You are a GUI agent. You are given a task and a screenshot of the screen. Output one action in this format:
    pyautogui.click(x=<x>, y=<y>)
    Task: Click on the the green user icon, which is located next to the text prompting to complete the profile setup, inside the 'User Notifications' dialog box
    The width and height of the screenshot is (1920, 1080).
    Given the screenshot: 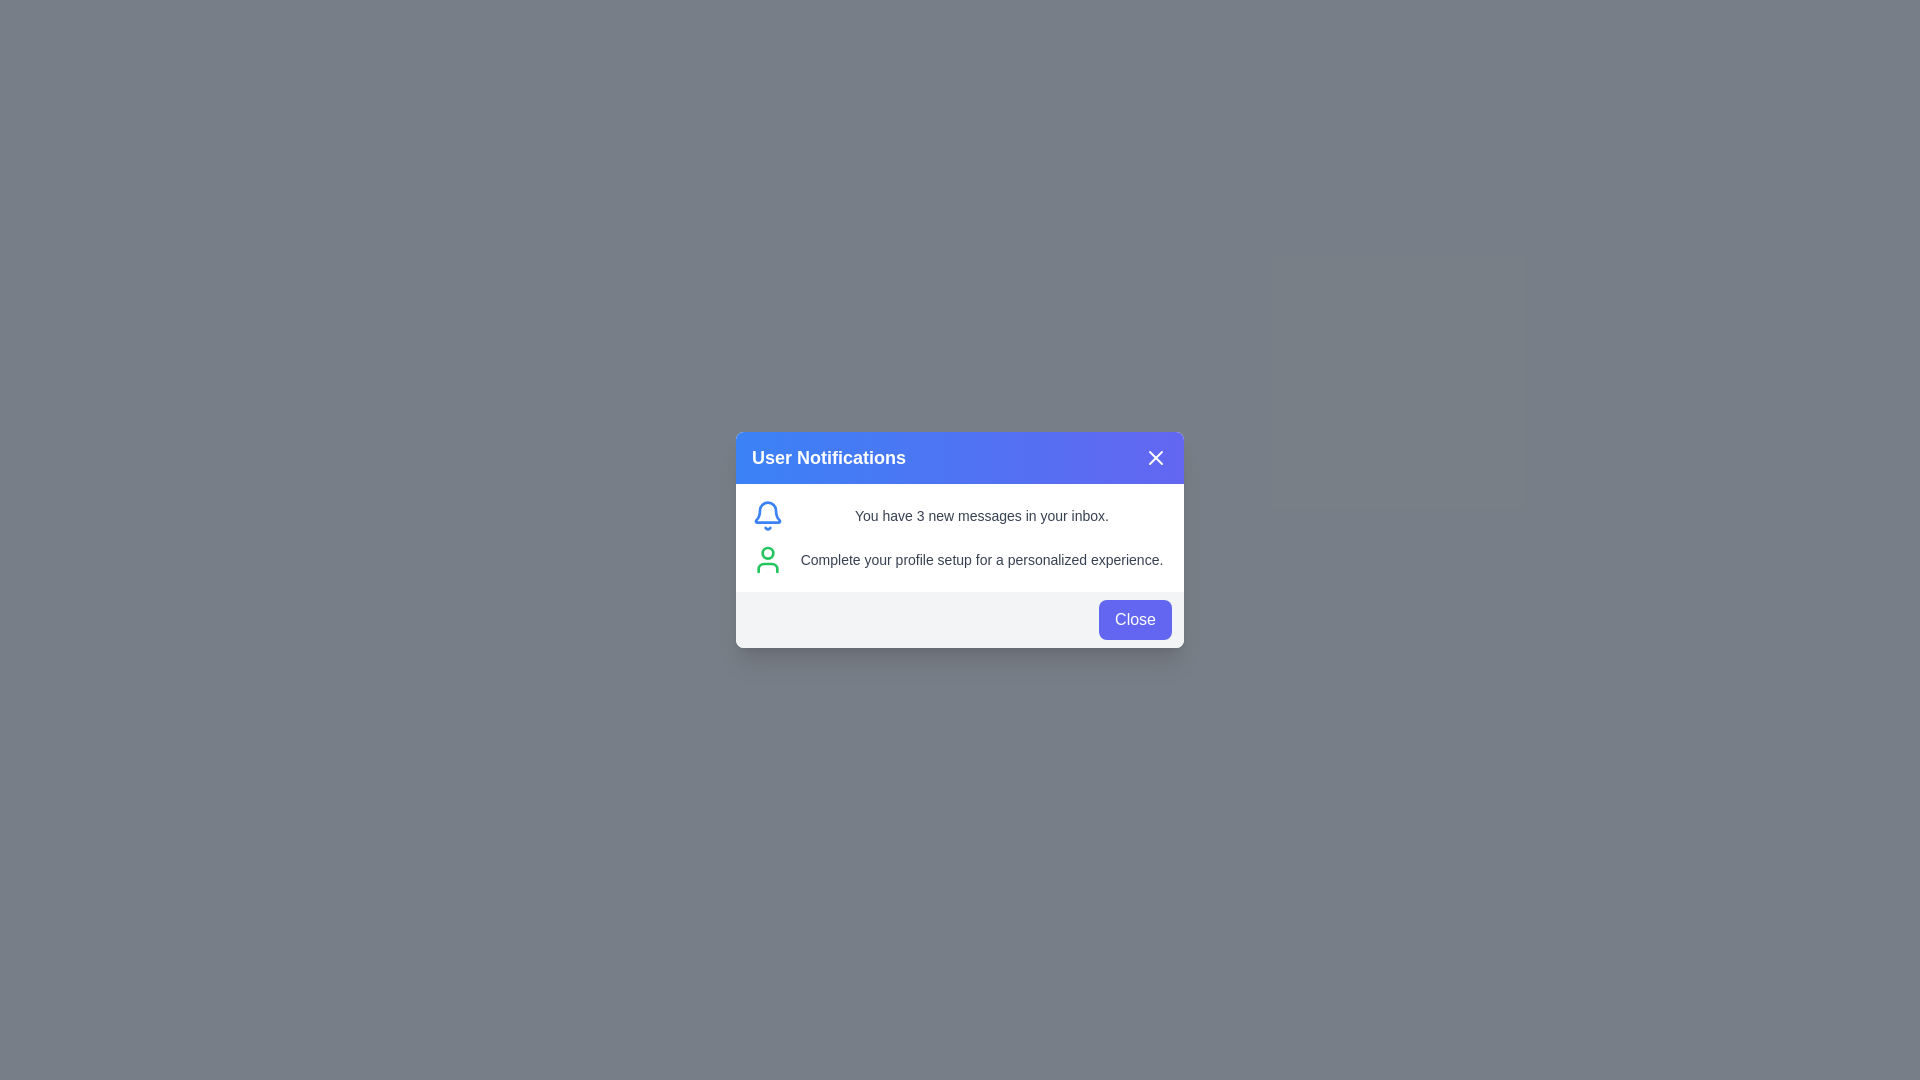 What is the action you would take?
    pyautogui.click(x=767, y=559)
    